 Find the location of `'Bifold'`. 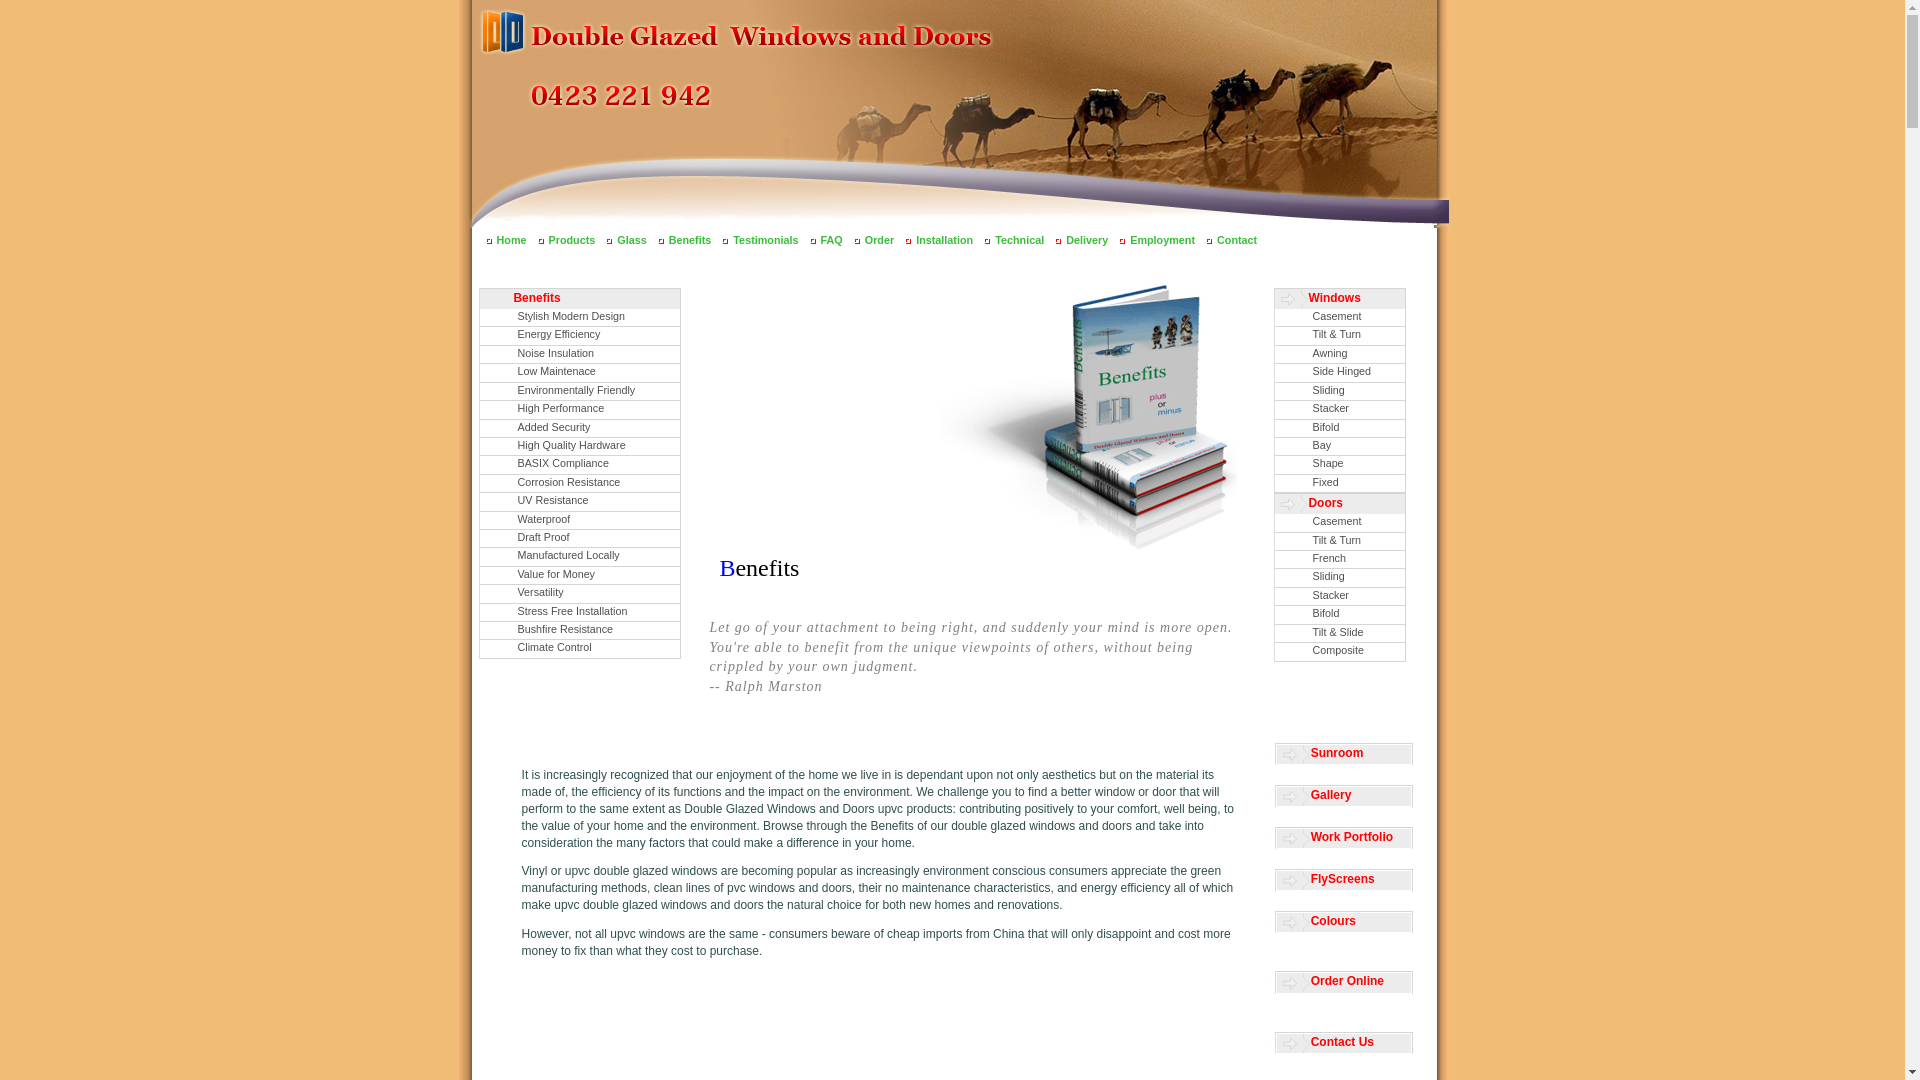

'Bifold' is located at coordinates (1339, 613).